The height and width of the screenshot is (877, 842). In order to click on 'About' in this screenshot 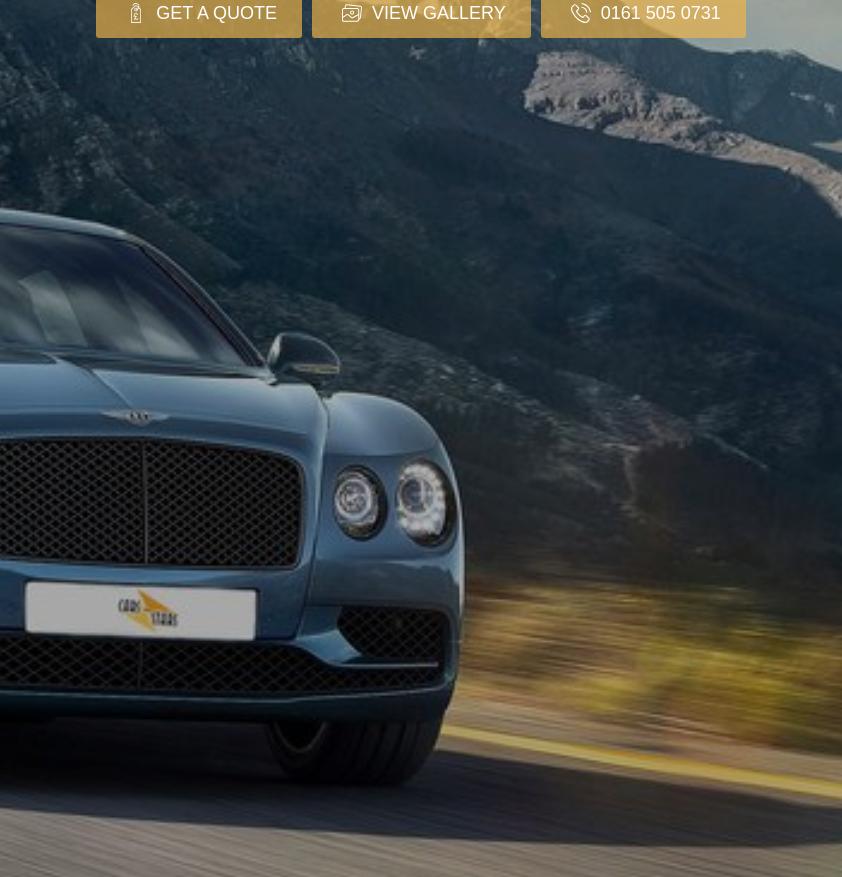, I will do `click(57, 770)`.